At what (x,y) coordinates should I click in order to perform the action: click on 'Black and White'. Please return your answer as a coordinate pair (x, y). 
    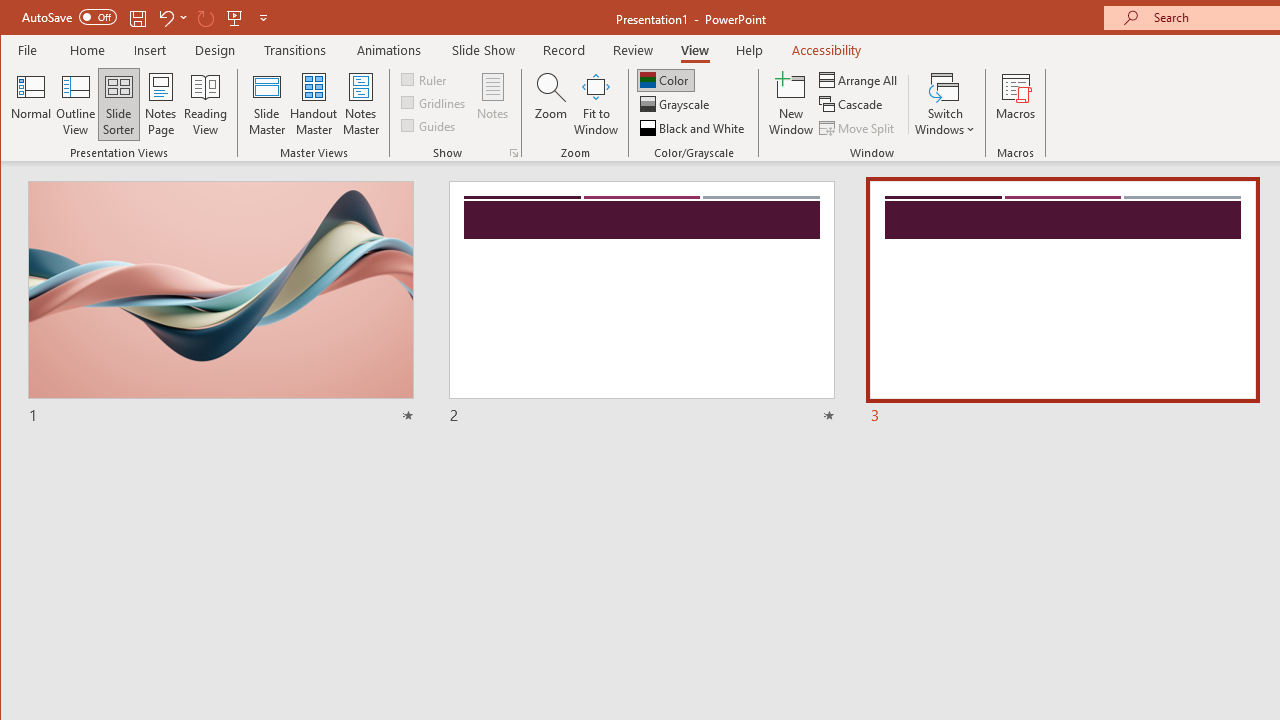
    Looking at the image, I should click on (694, 128).